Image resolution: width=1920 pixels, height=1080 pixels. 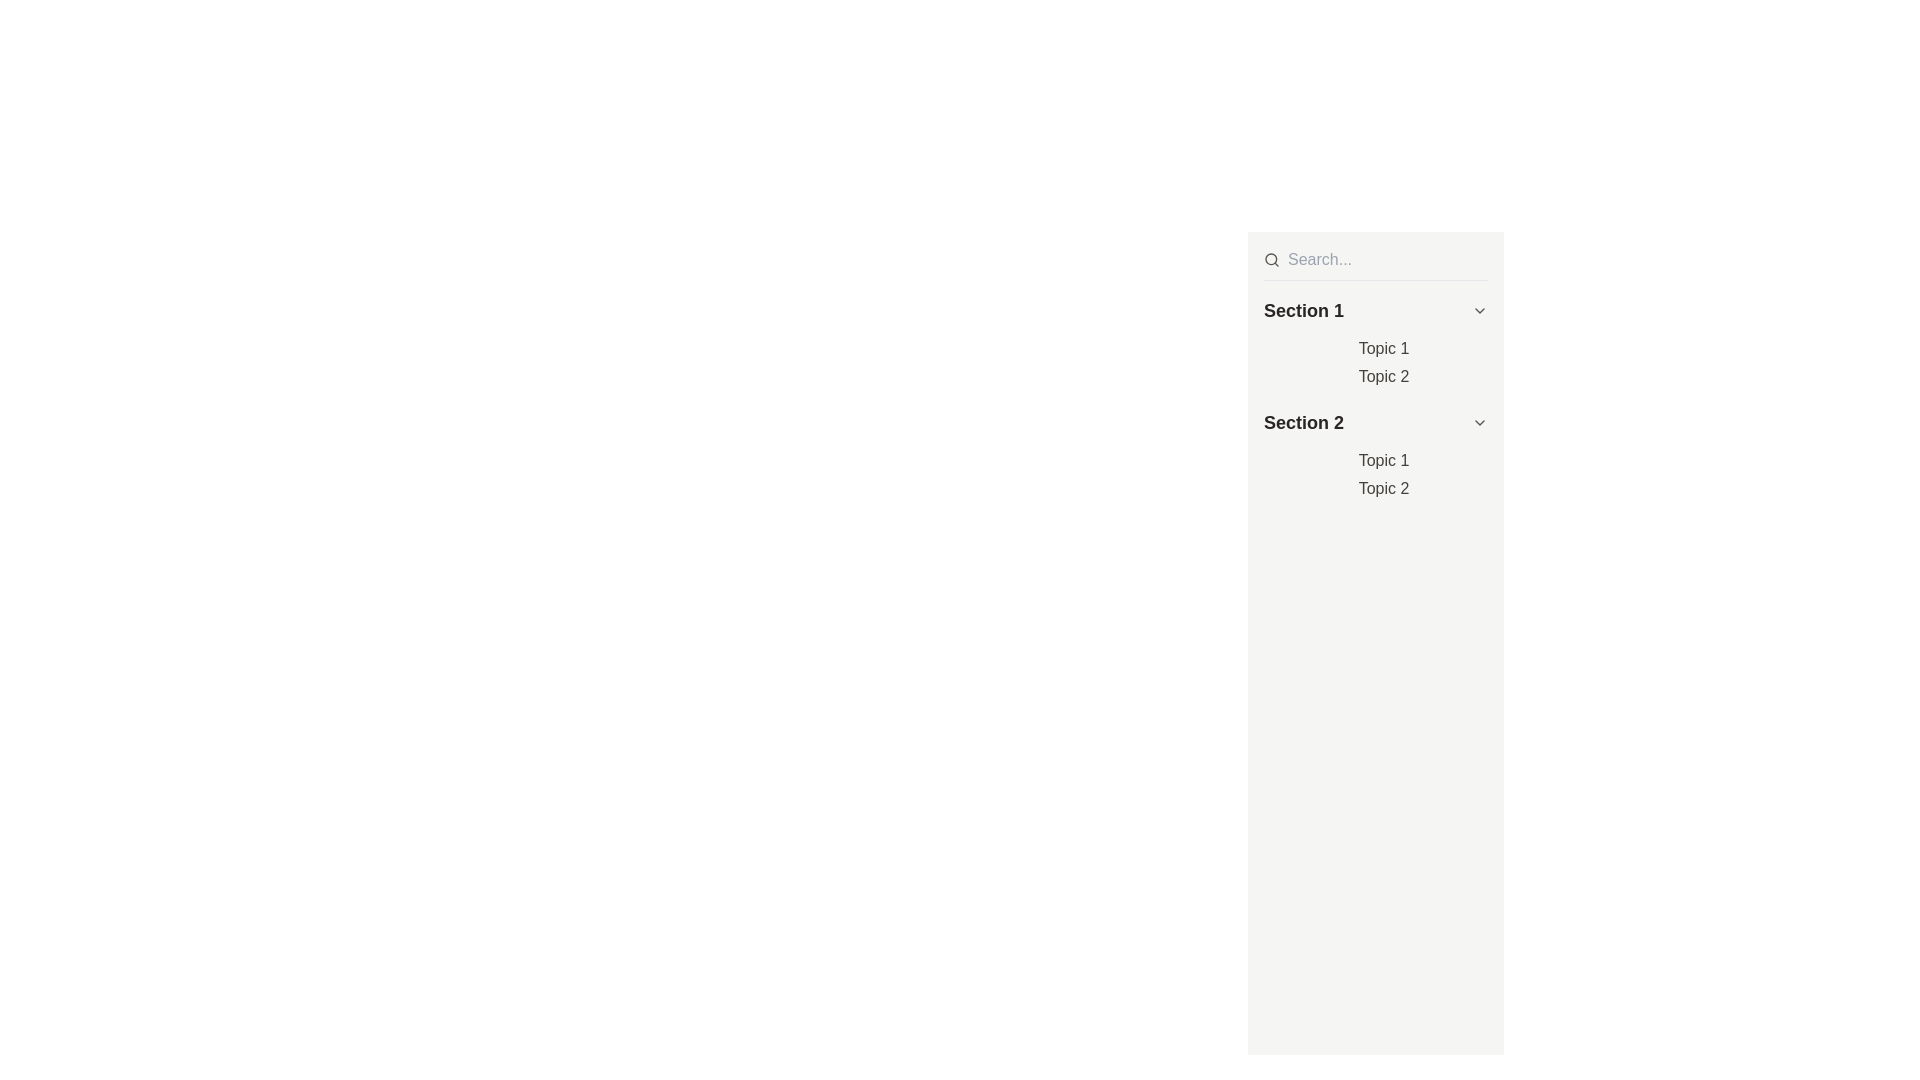 What do you see at coordinates (1382, 377) in the screenshot?
I see `the Text label for 'Topic 2' located directly below 'Topic 1' in 'Section 1'` at bounding box center [1382, 377].